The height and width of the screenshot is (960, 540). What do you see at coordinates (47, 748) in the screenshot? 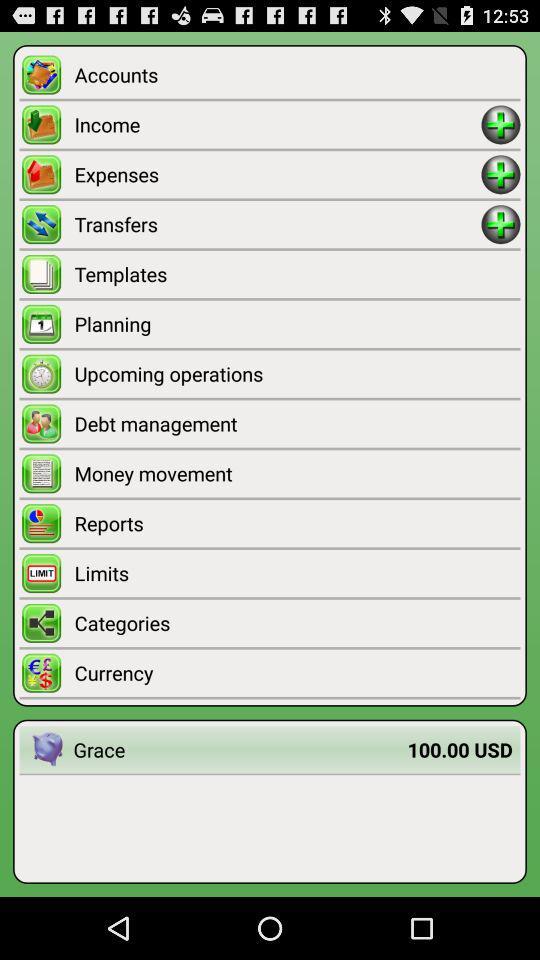
I see `app to the left of the grace item` at bounding box center [47, 748].